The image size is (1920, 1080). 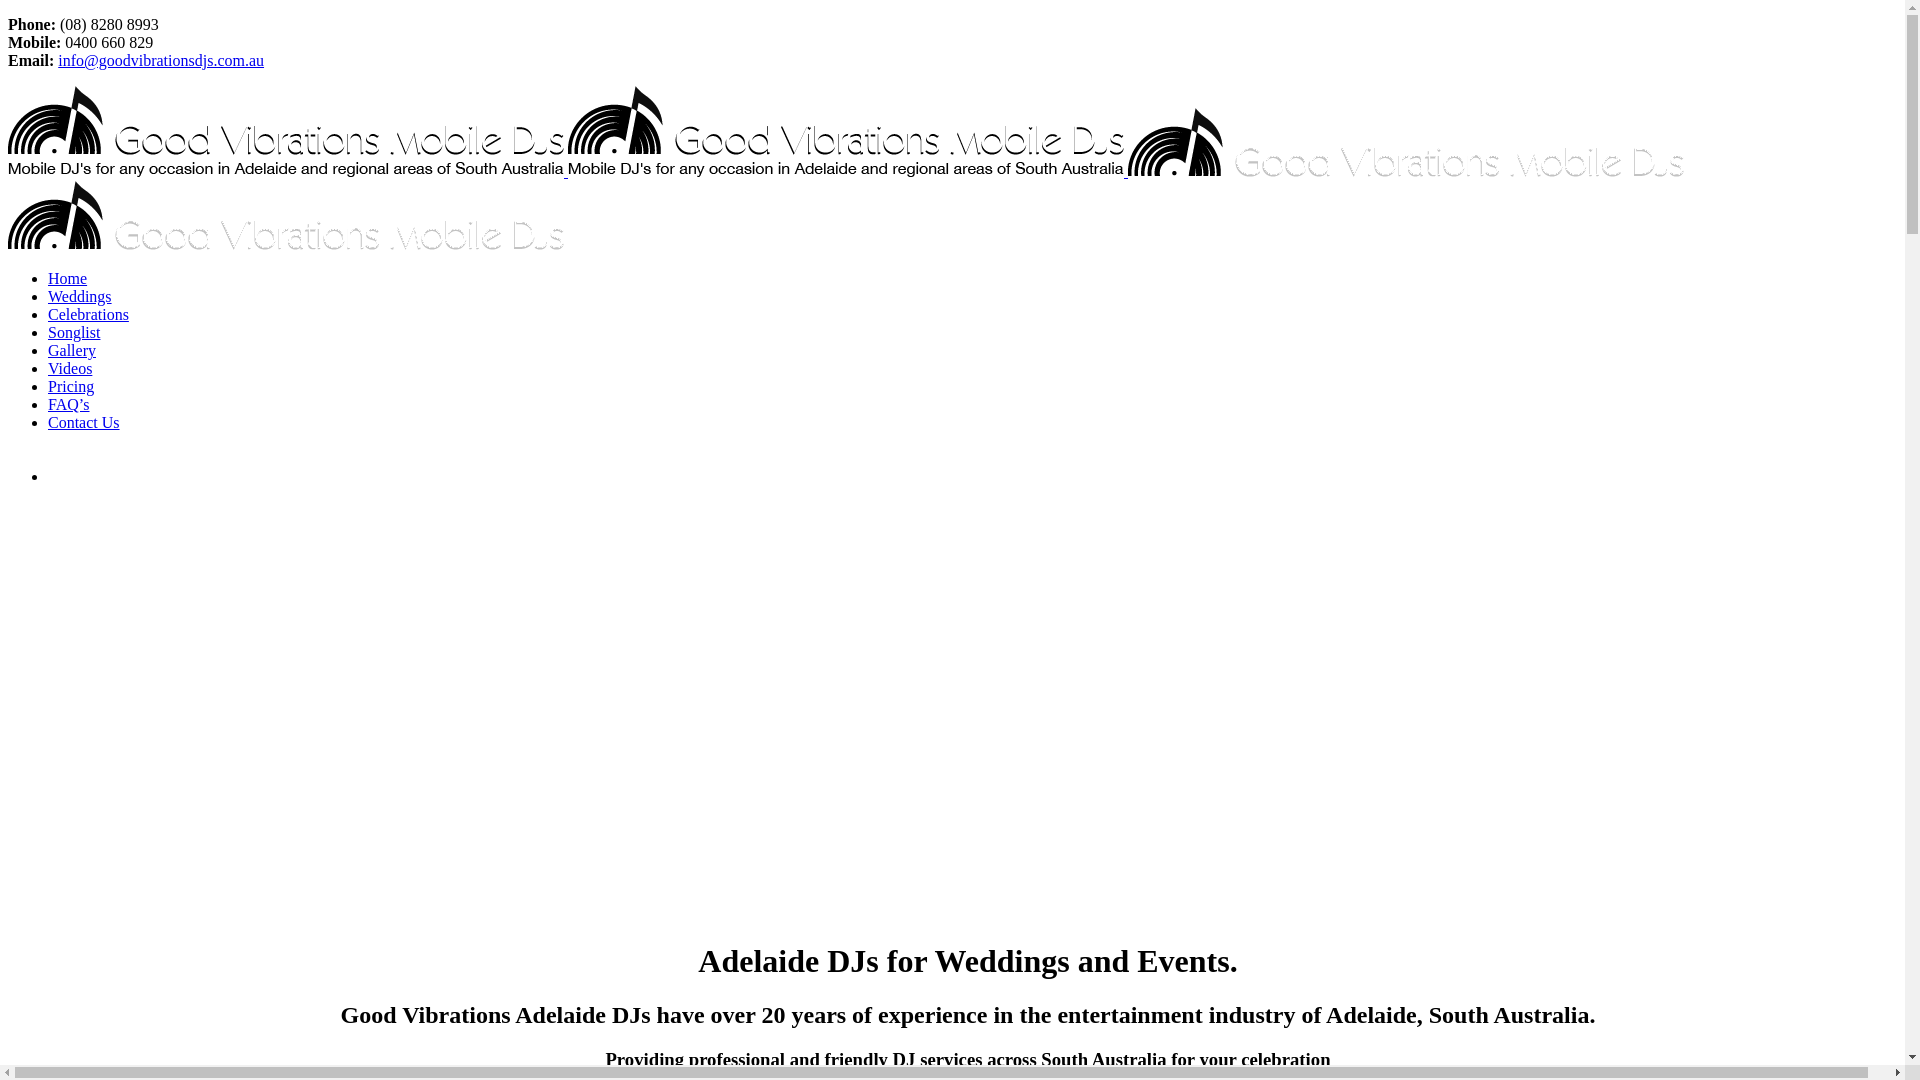 I want to click on 'Celebrations', so click(x=87, y=314).